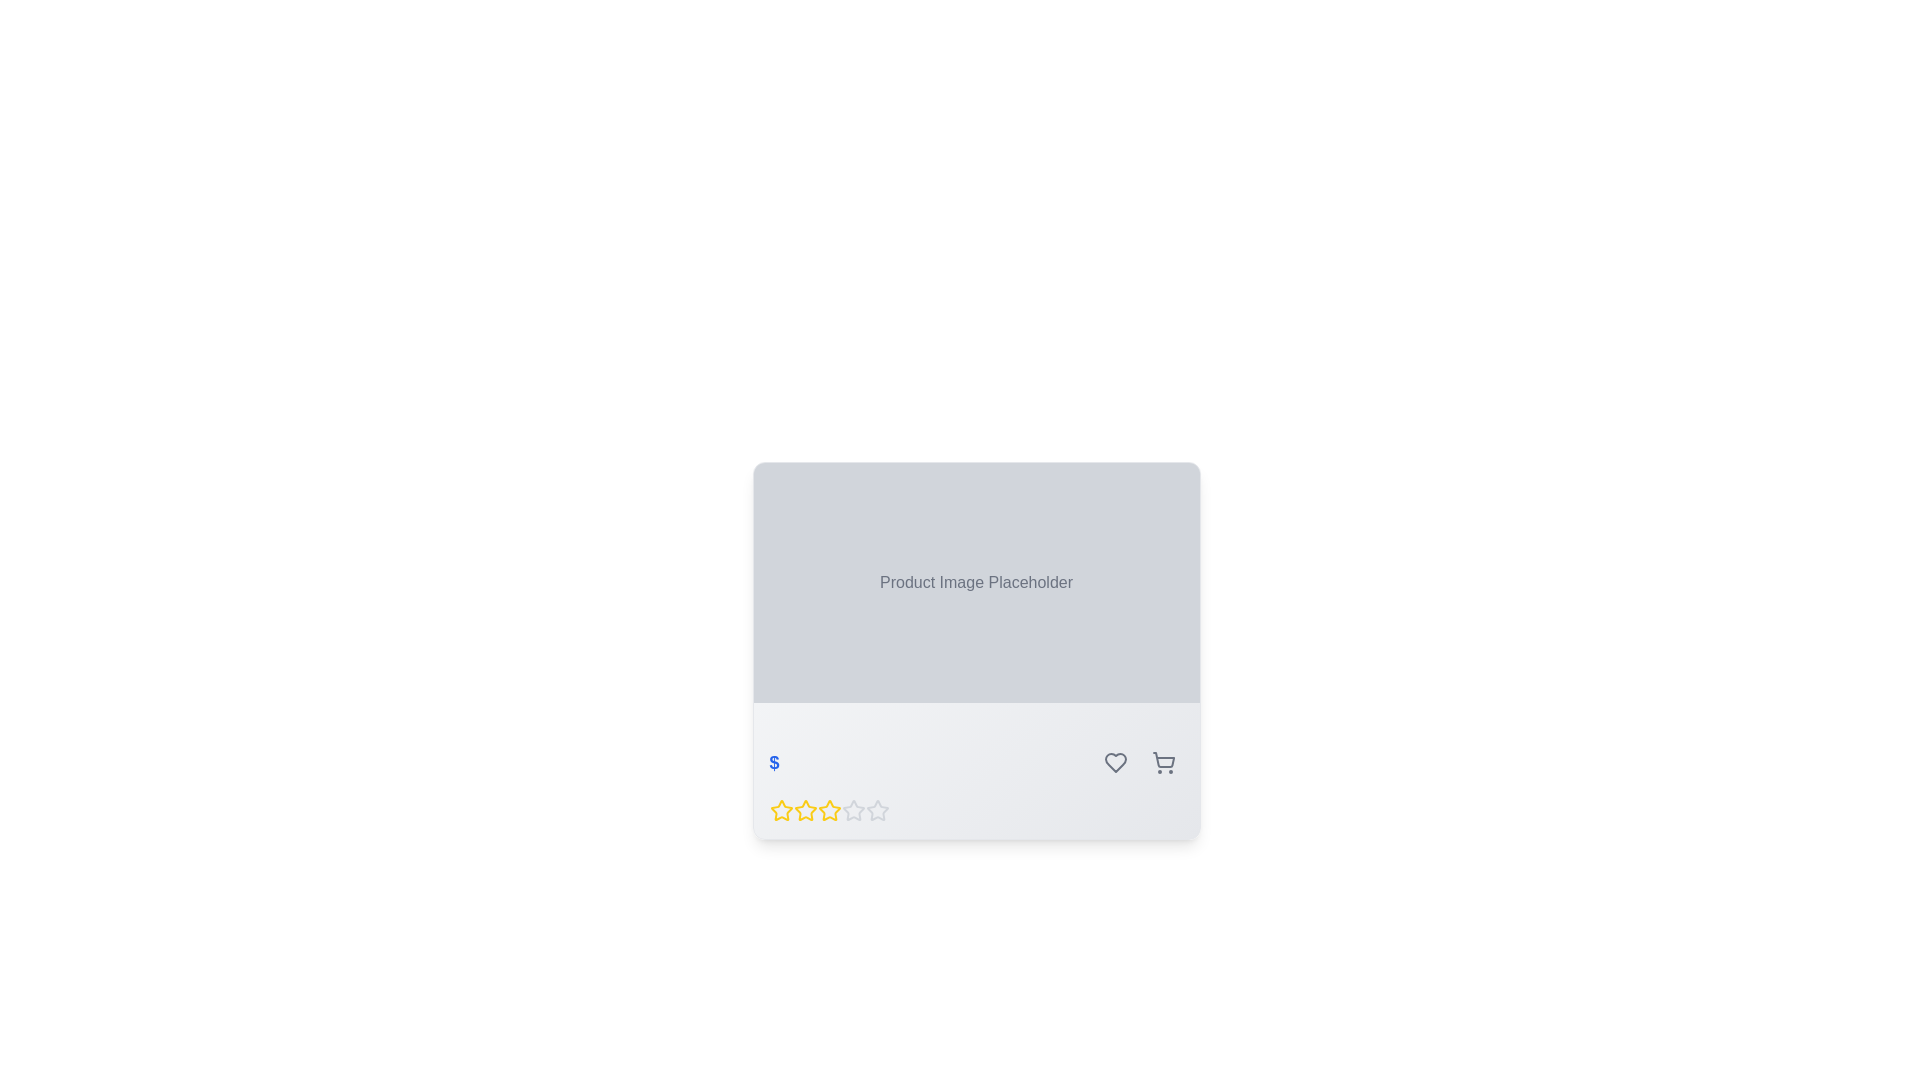 The image size is (1920, 1080). Describe the element at coordinates (773, 763) in the screenshot. I see `the monetary amount icon or text symbol, which is located to the far left above the row of rating stars` at that location.